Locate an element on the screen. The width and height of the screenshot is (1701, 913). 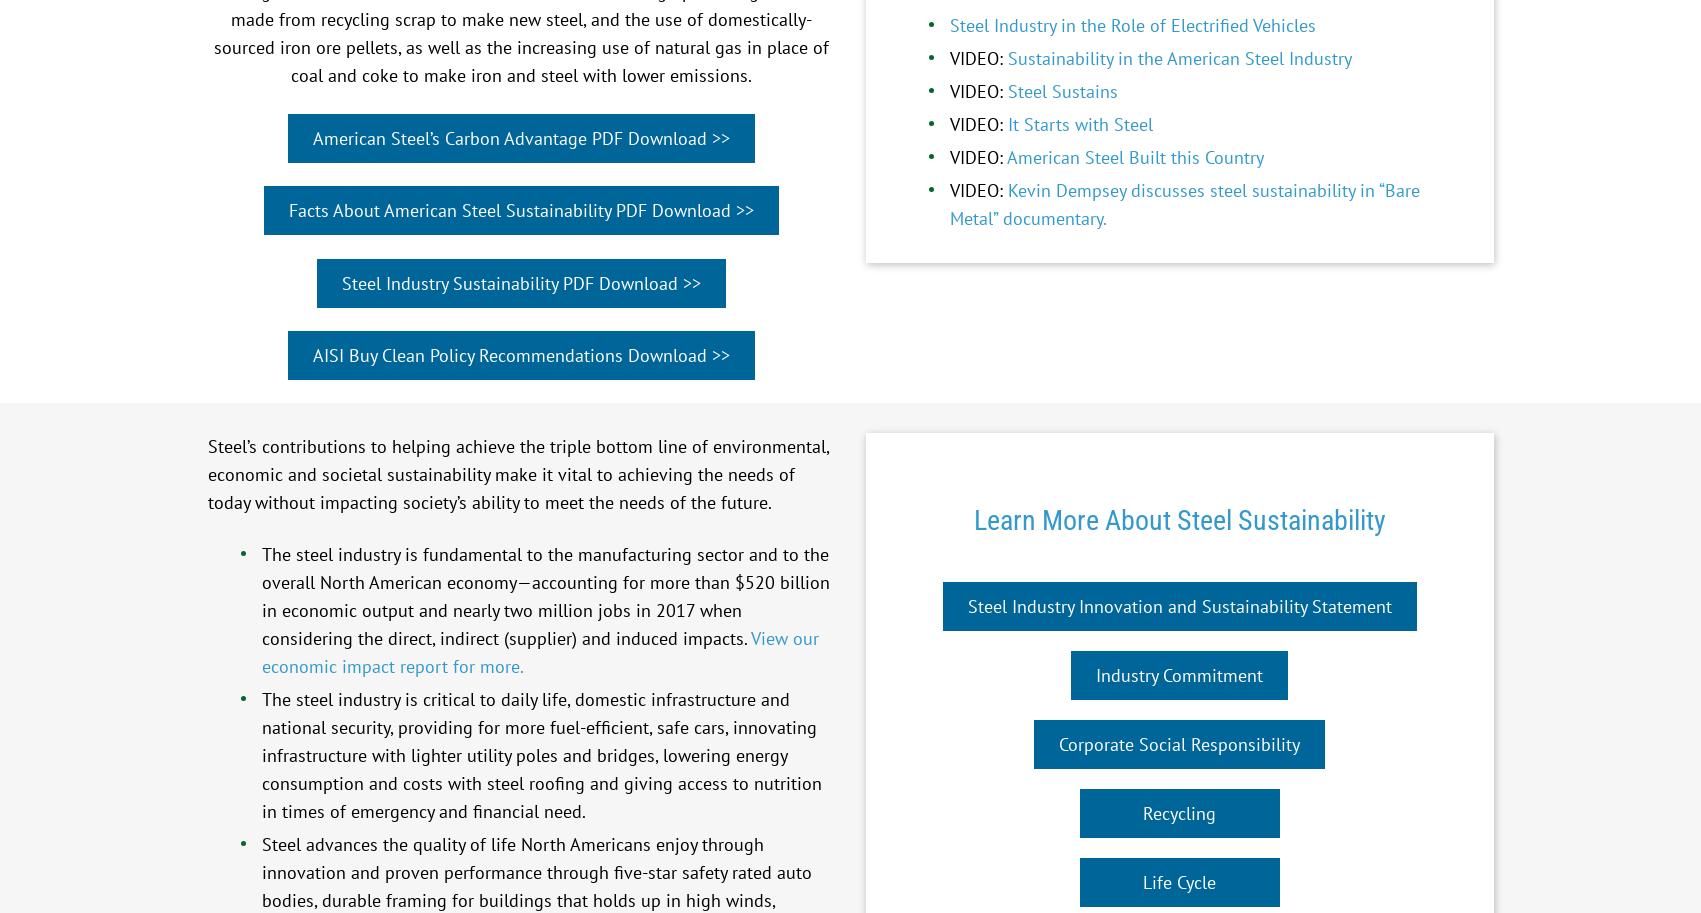
'Industry Commitment' is located at coordinates (1178, 675).